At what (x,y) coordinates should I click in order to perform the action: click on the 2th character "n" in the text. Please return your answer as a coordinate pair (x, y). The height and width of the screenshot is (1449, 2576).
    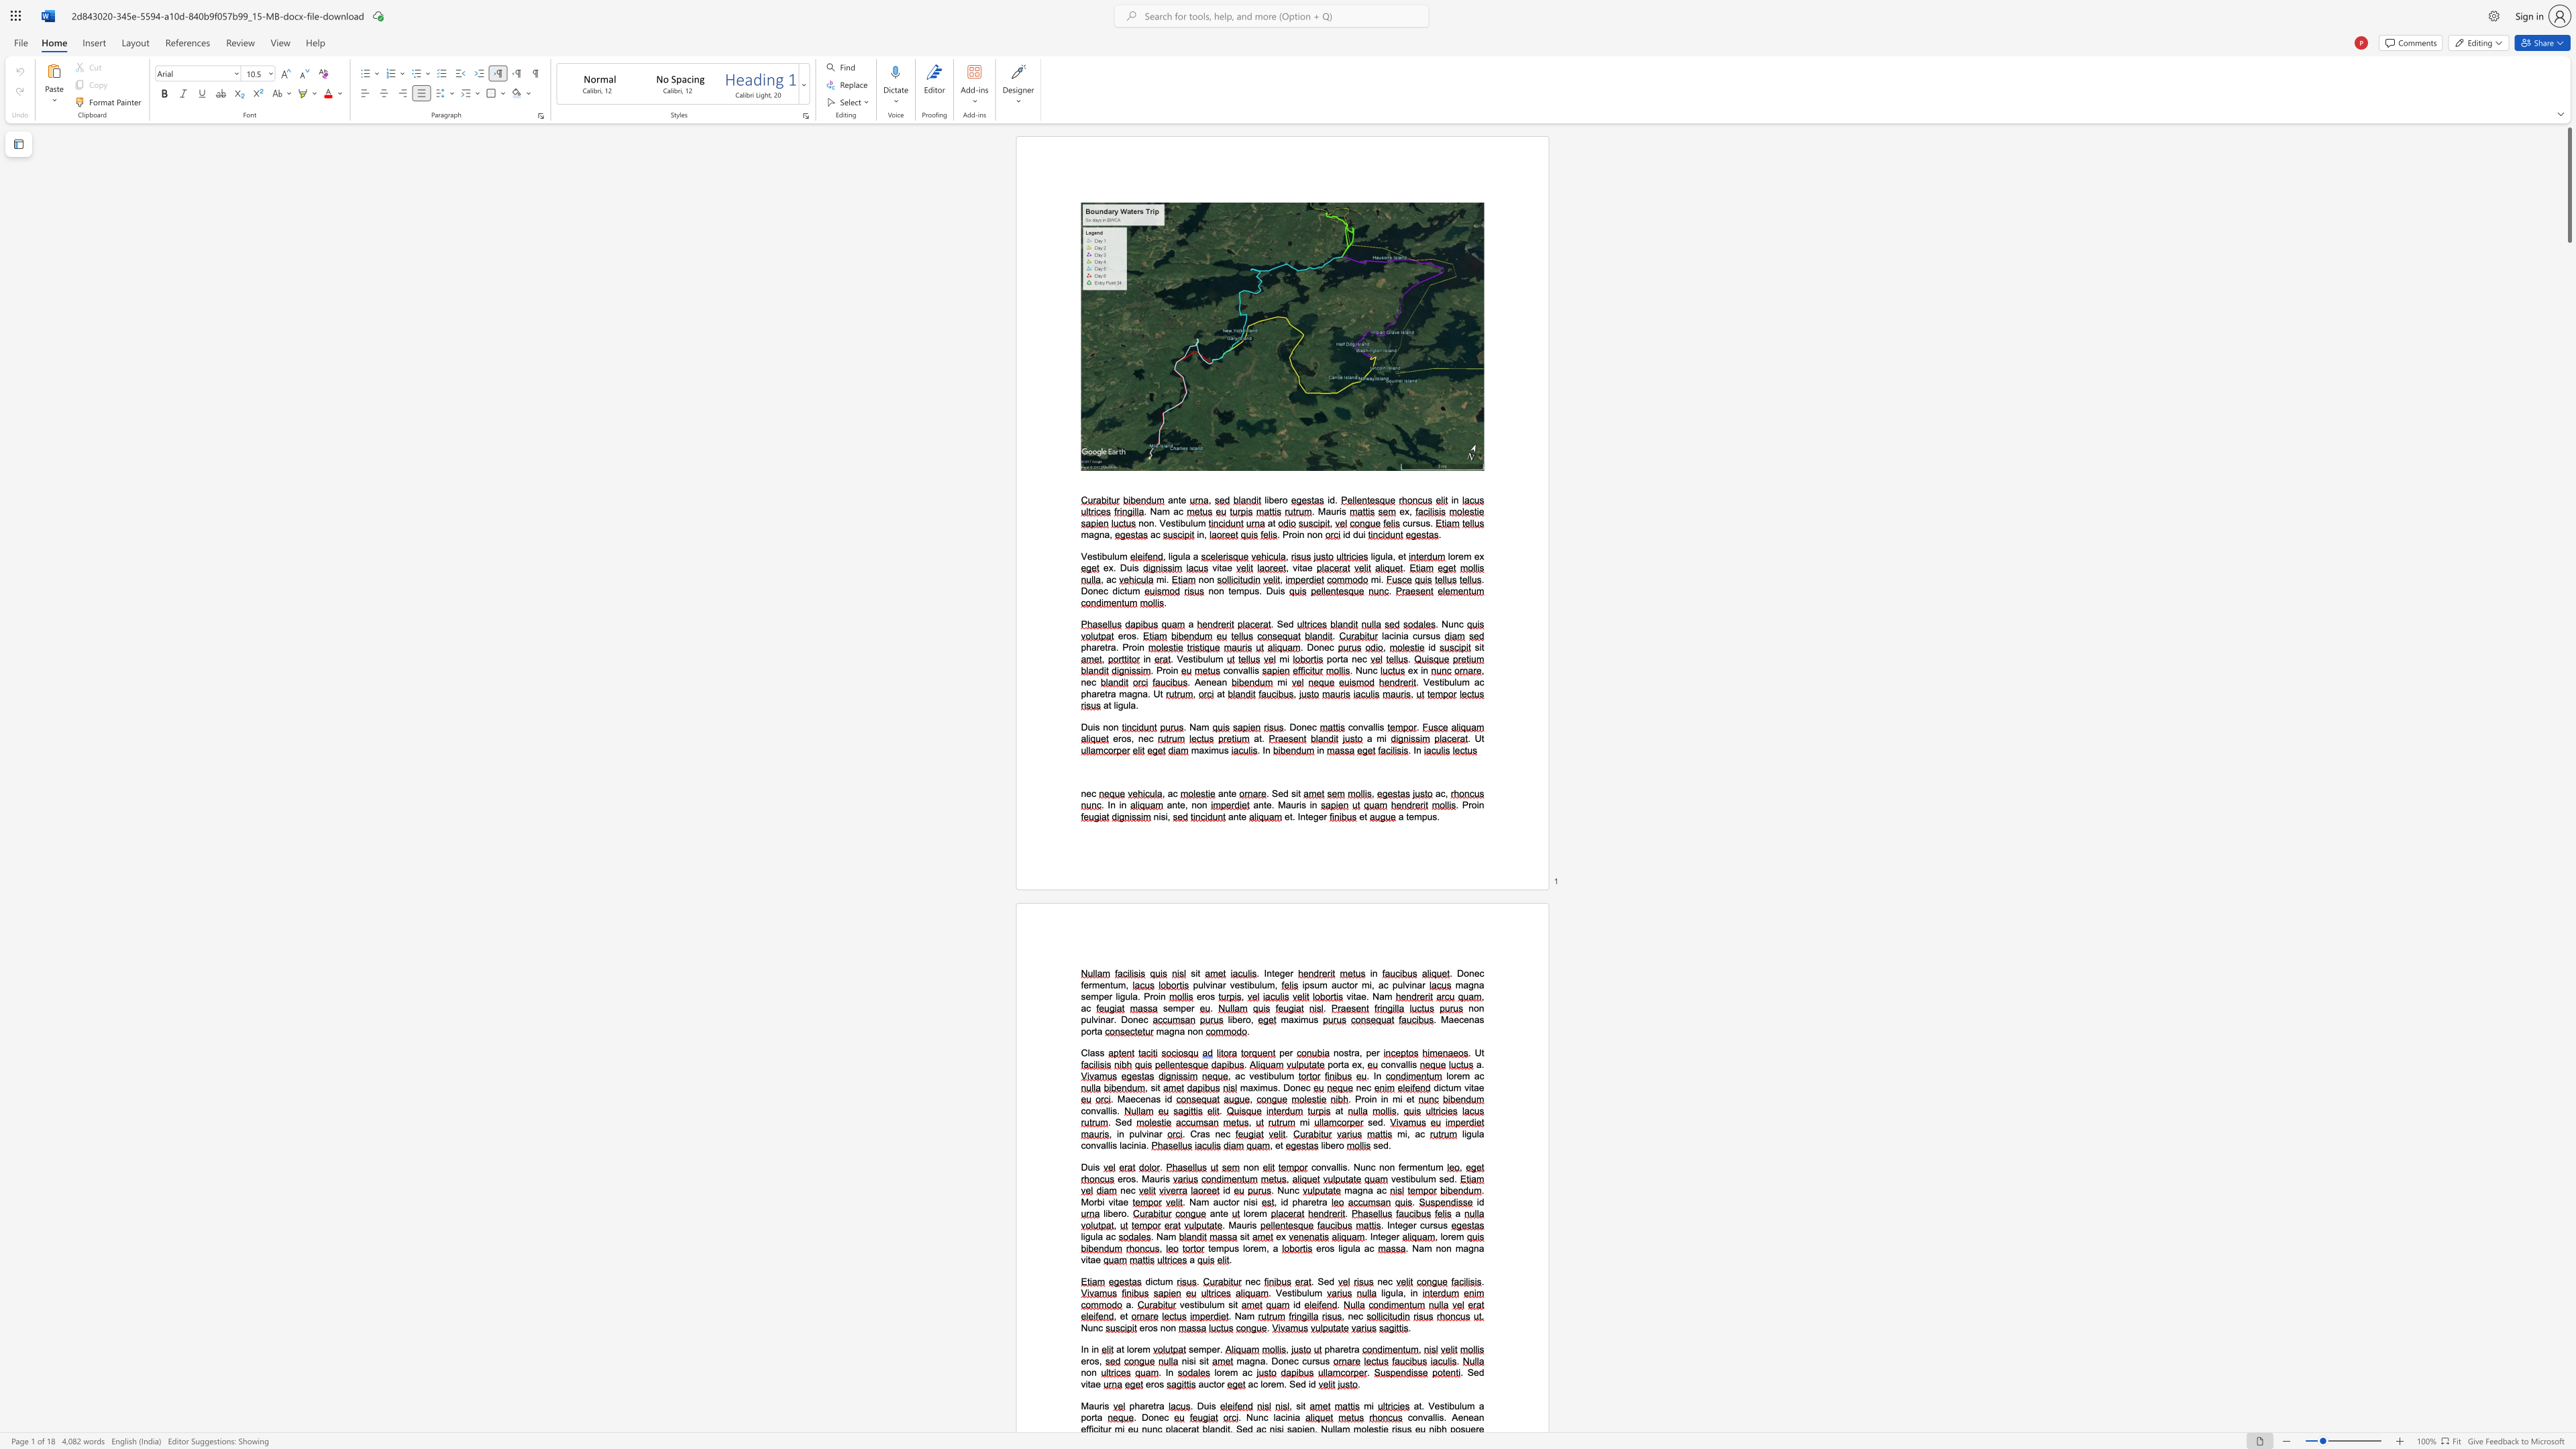
    Looking at the image, I should click on (1107, 985).